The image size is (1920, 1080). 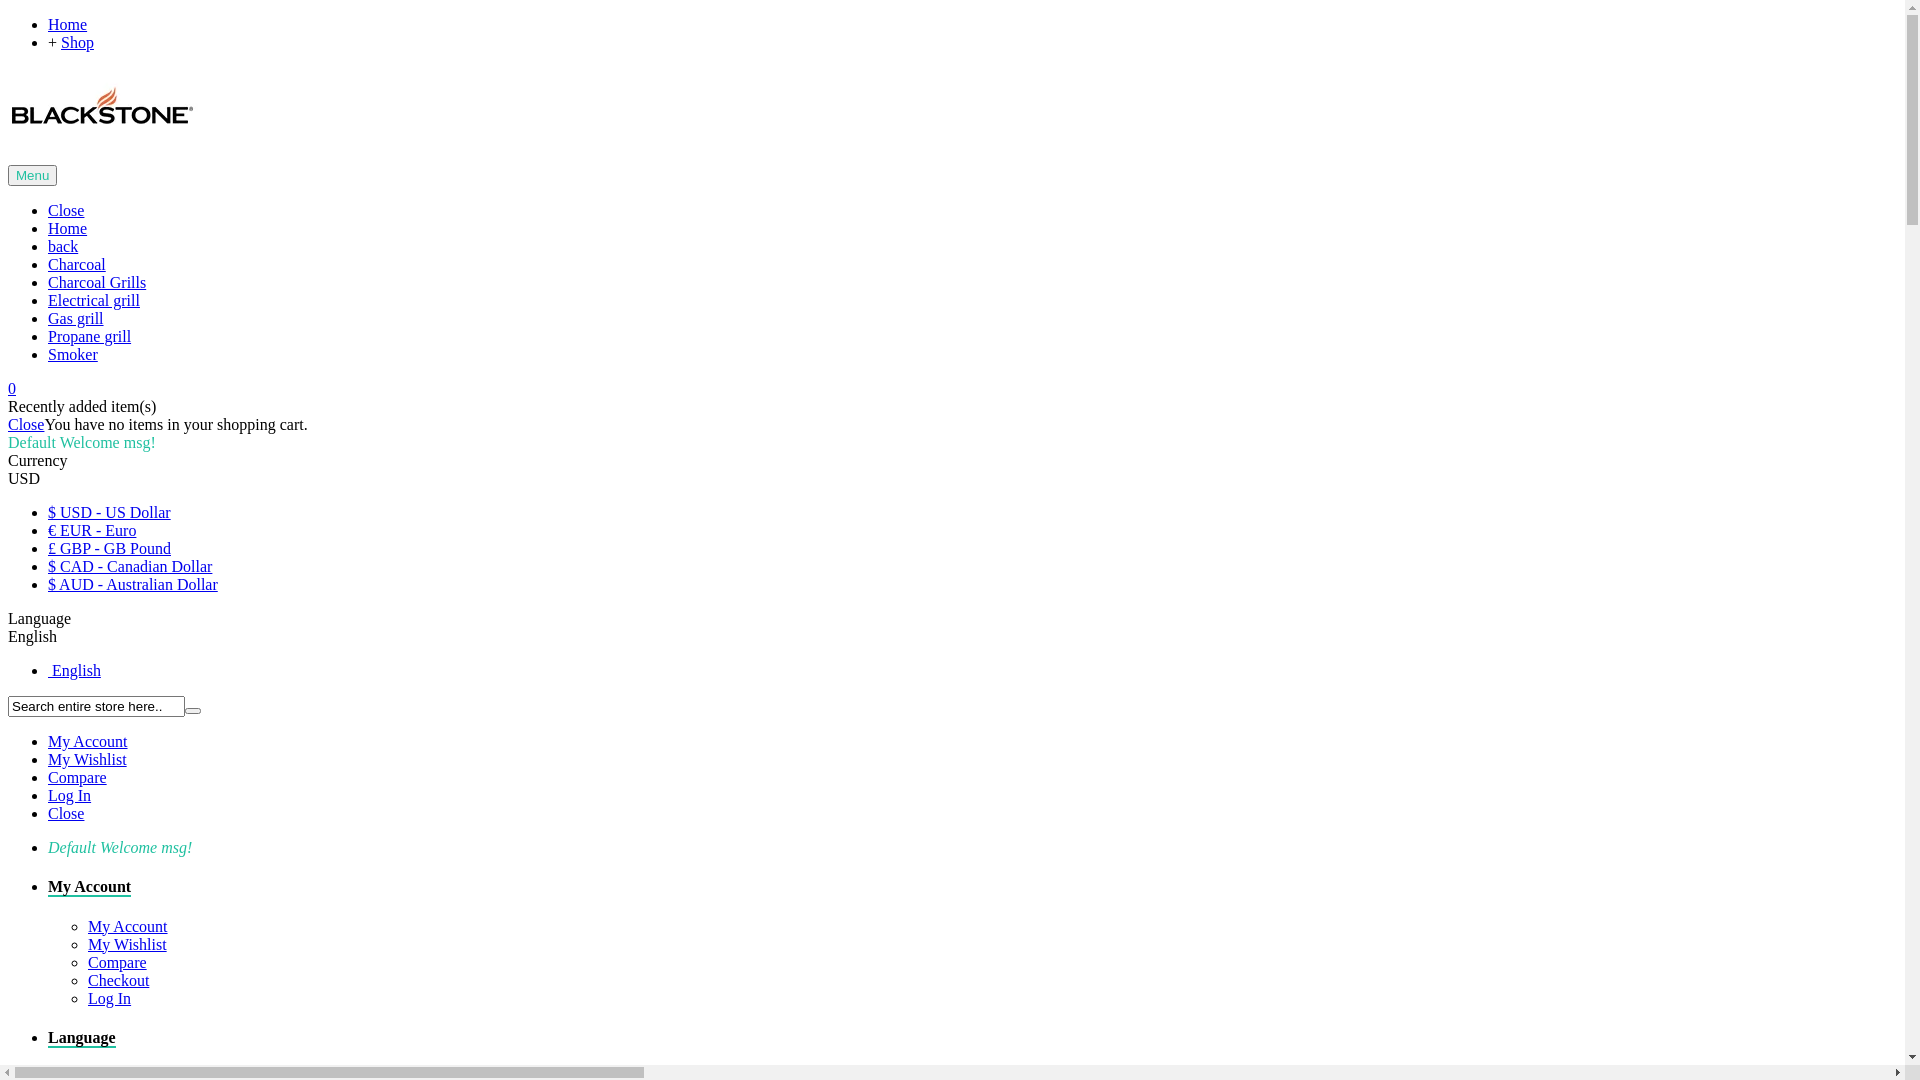 I want to click on 'Electrical grill', so click(x=93, y=300).